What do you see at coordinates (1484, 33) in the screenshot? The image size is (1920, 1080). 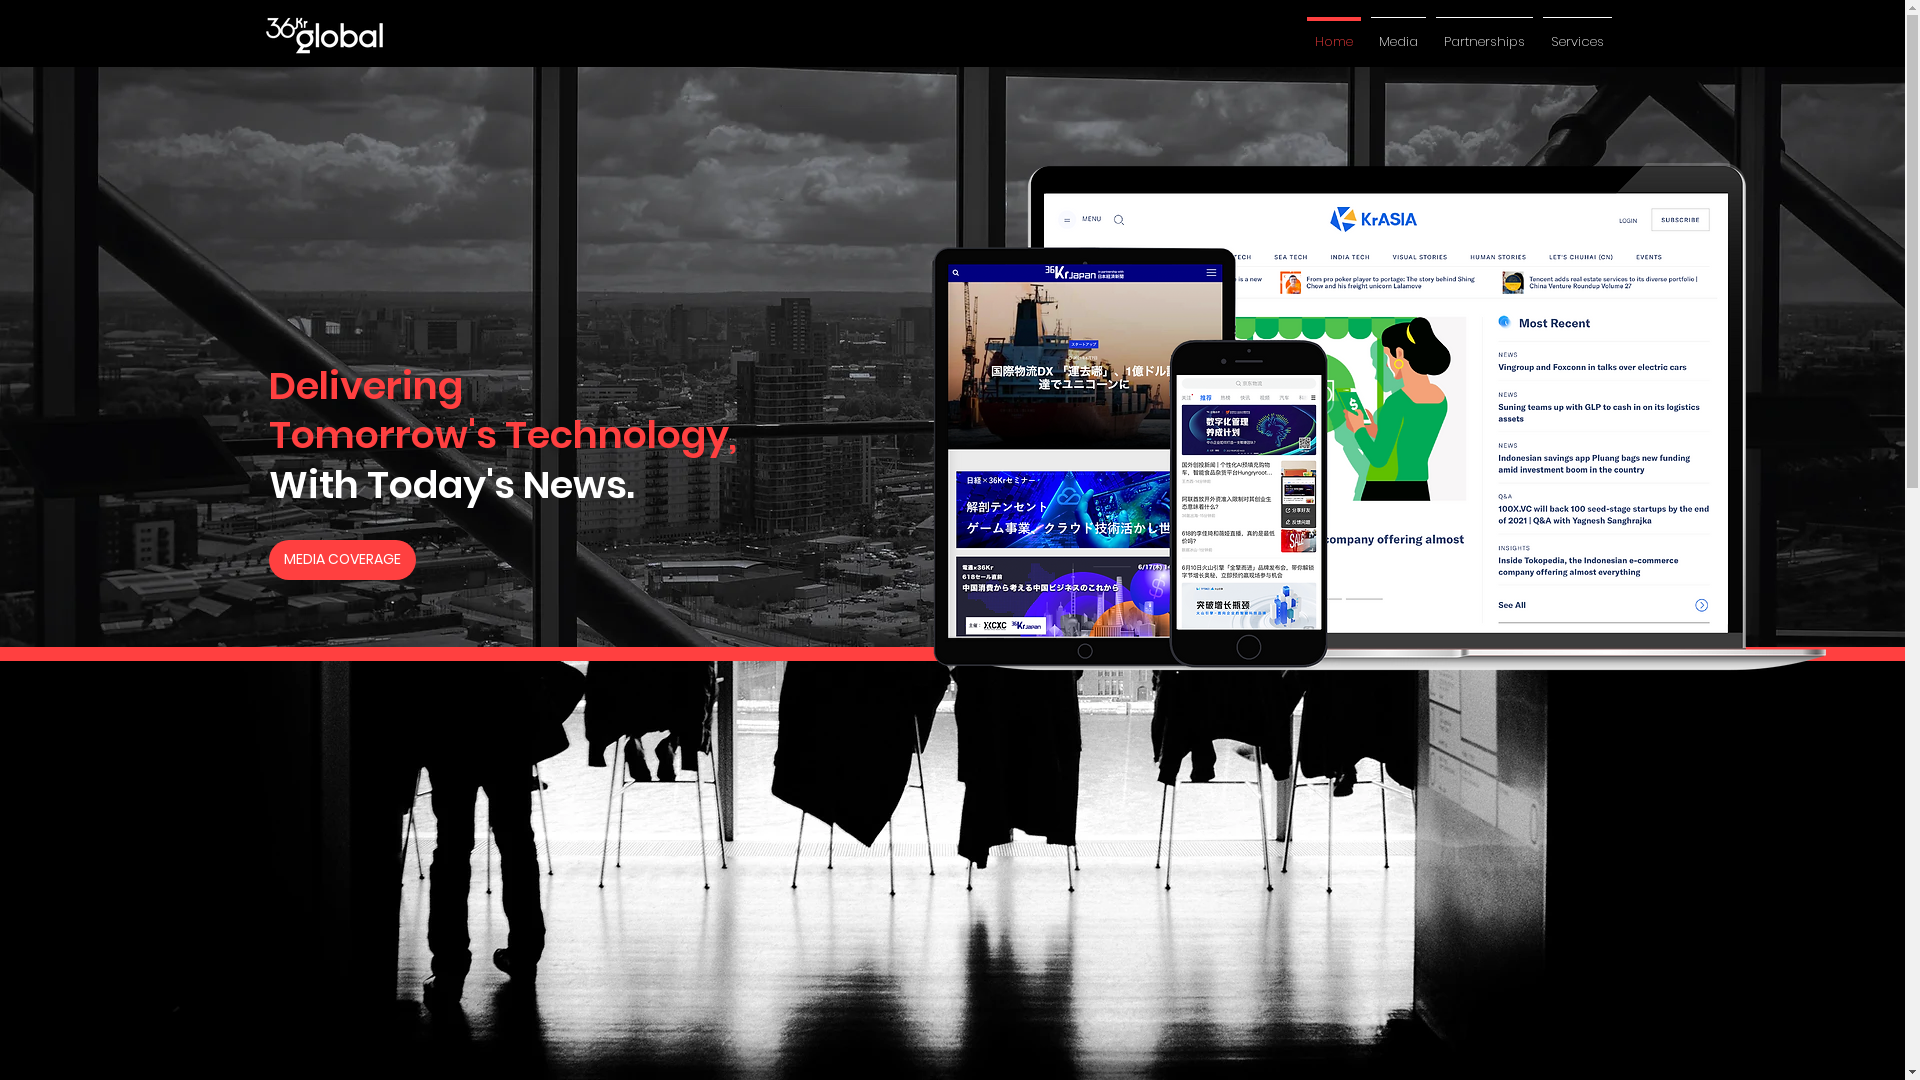 I see `'Partnerships'` at bounding box center [1484, 33].